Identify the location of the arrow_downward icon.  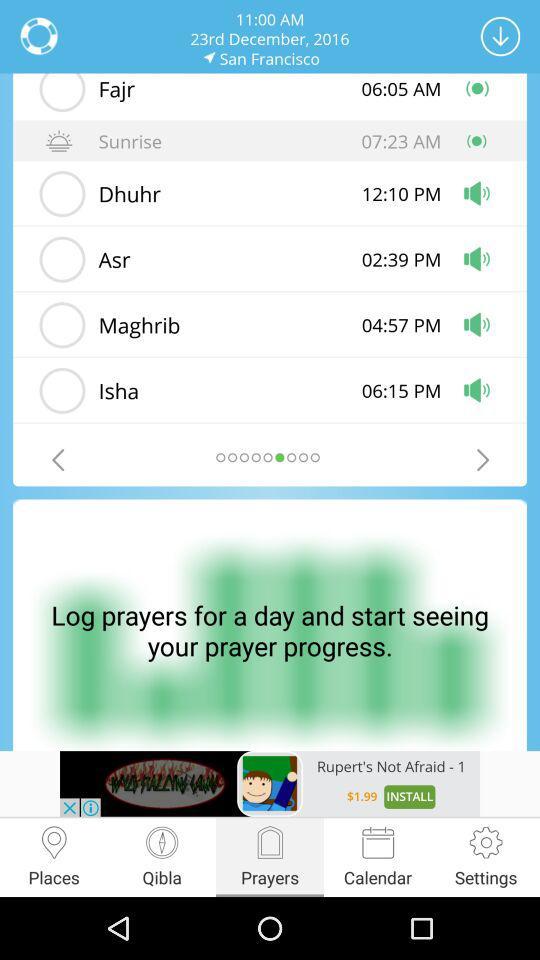
(499, 35).